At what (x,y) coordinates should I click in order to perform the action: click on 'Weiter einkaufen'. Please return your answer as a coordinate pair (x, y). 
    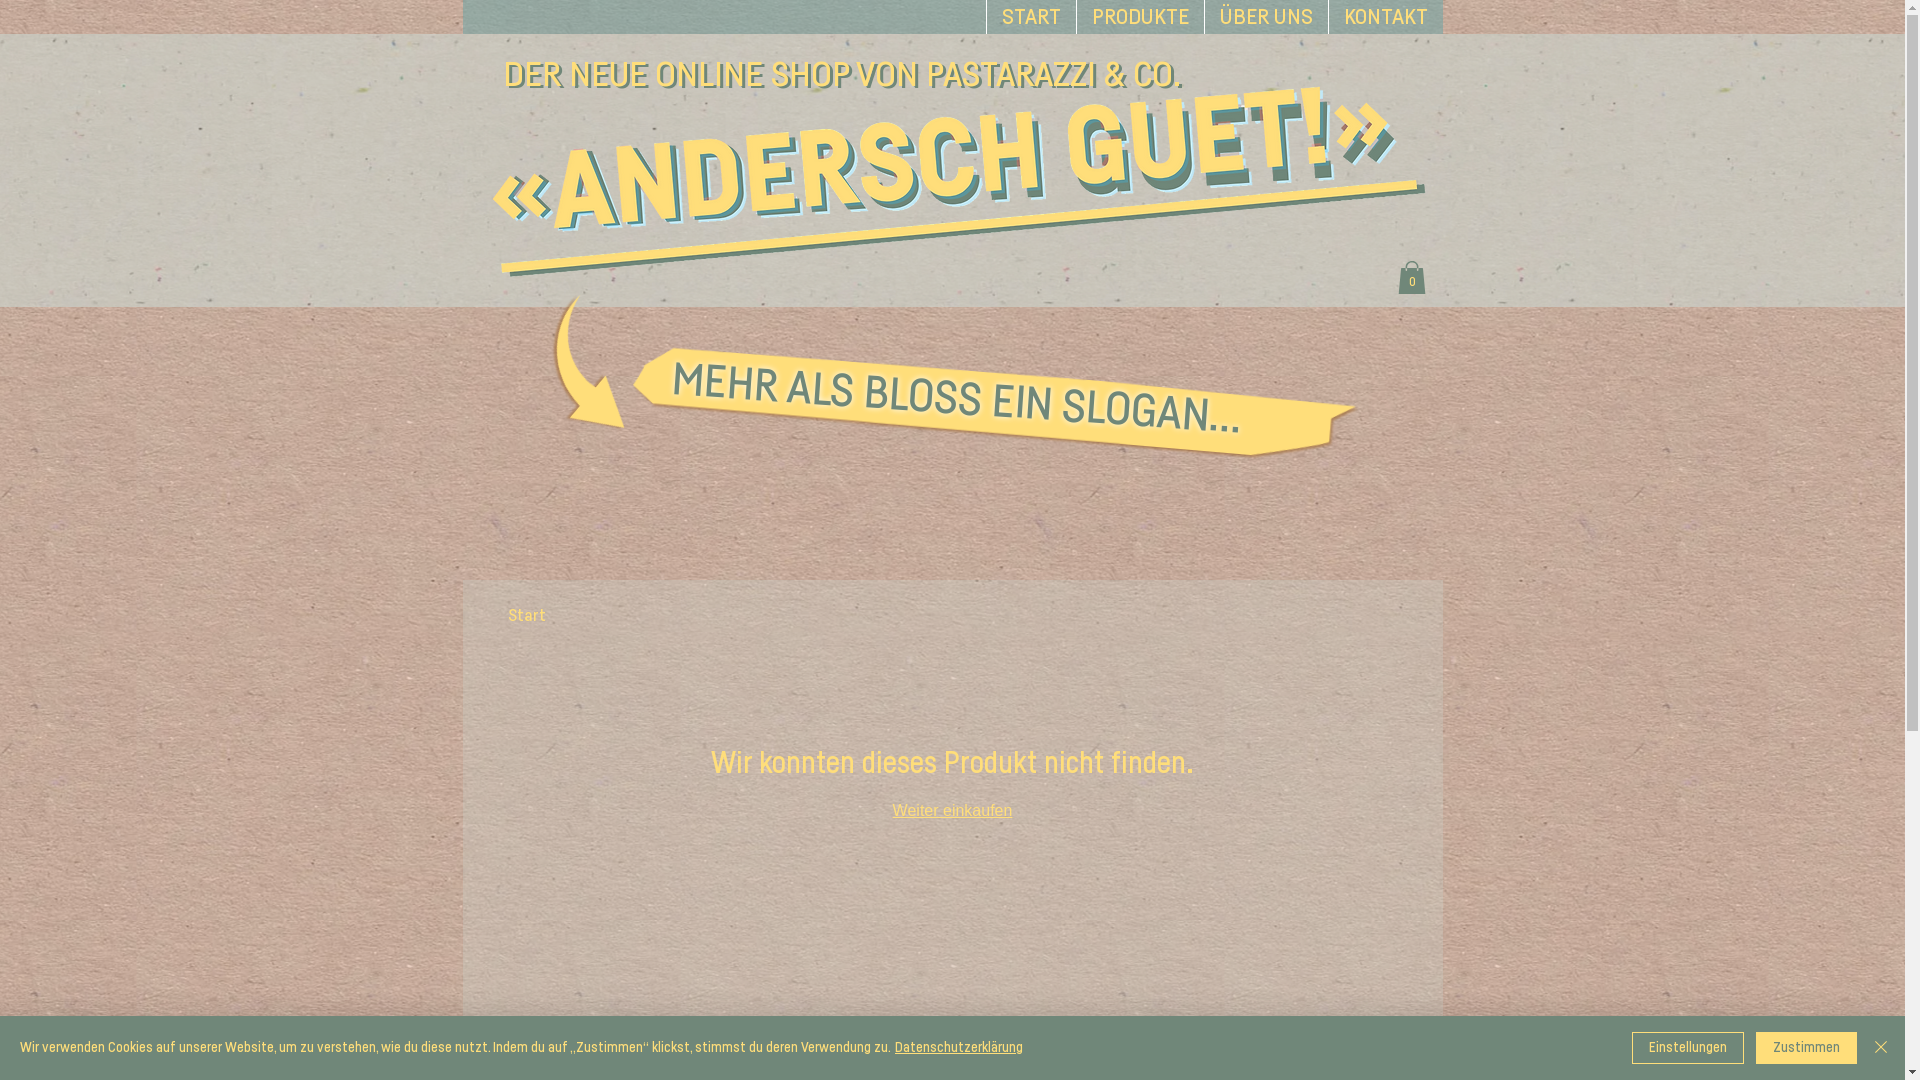
    Looking at the image, I should click on (952, 810).